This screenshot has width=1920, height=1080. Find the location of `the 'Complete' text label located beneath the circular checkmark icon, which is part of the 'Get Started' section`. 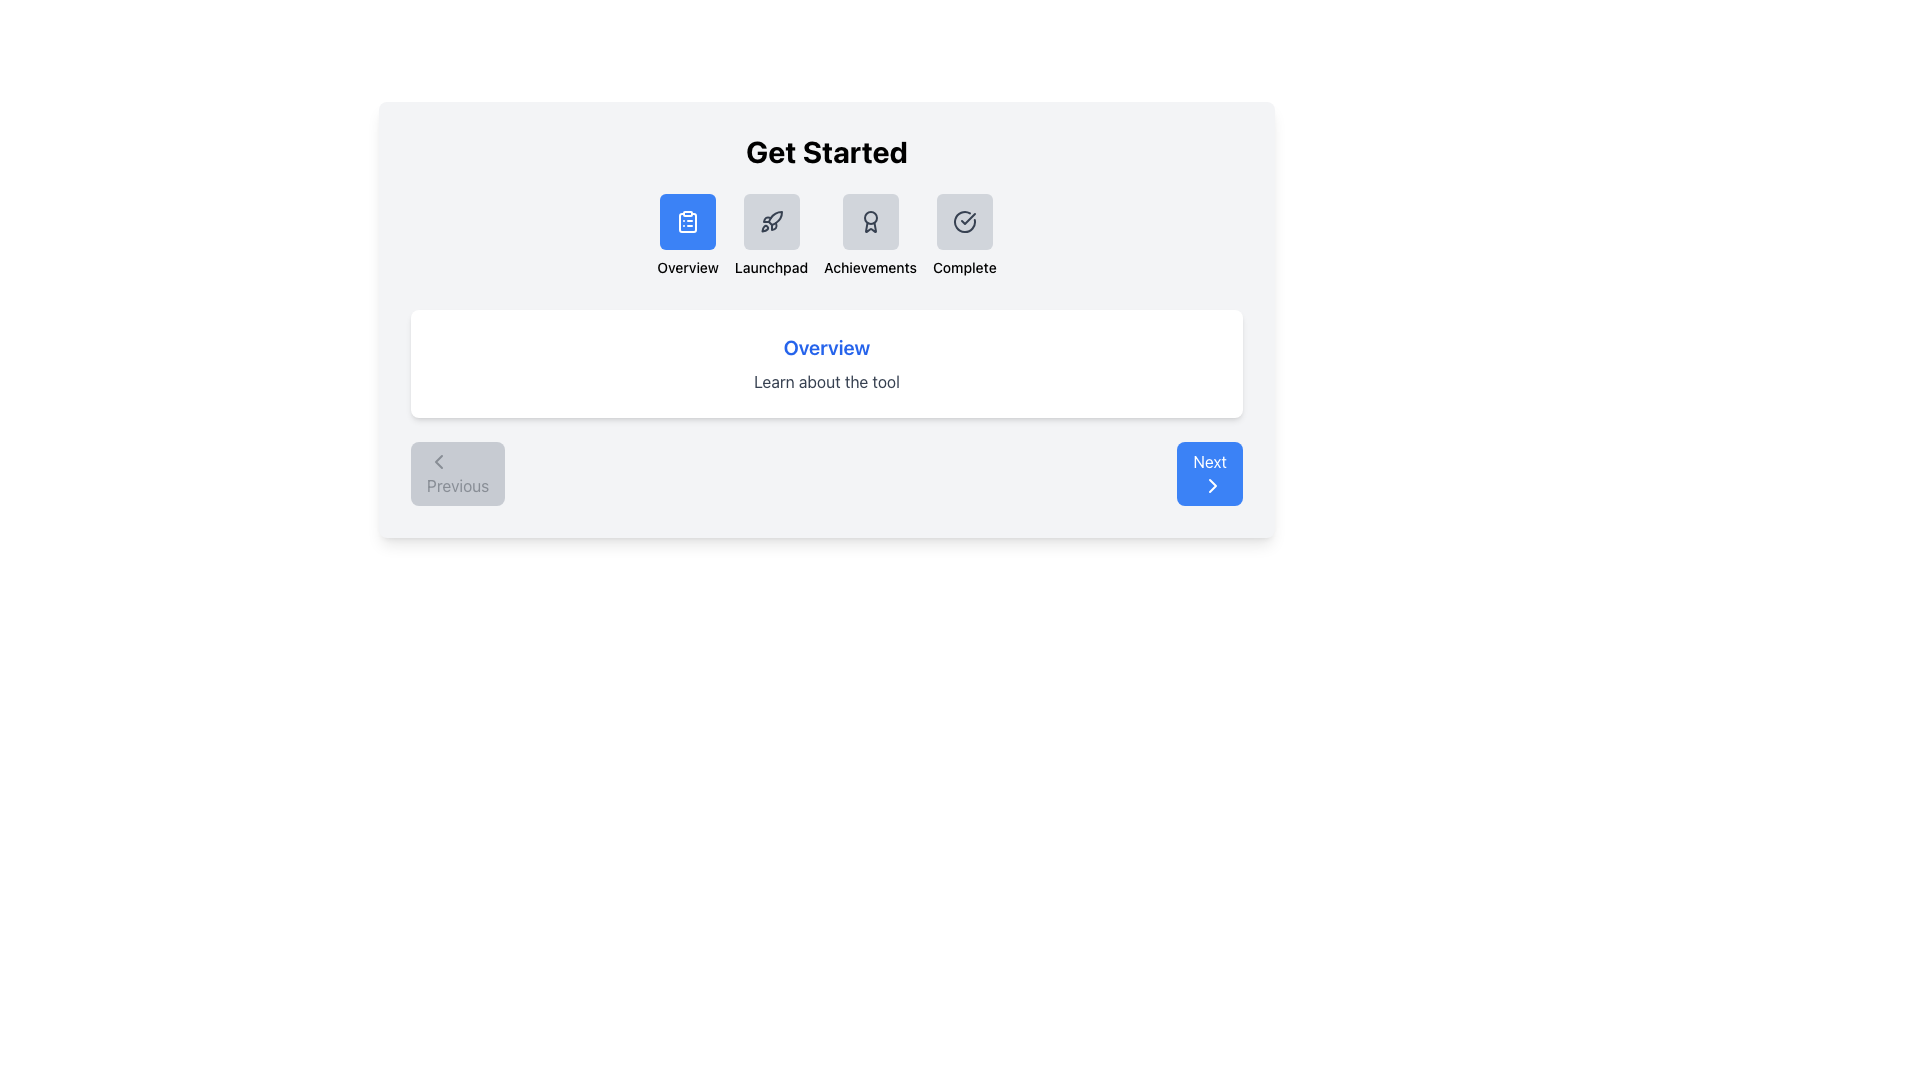

the 'Complete' text label located beneath the circular checkmark icon, which is part of the 'Get Started' section is located at coordinates (964, 266).